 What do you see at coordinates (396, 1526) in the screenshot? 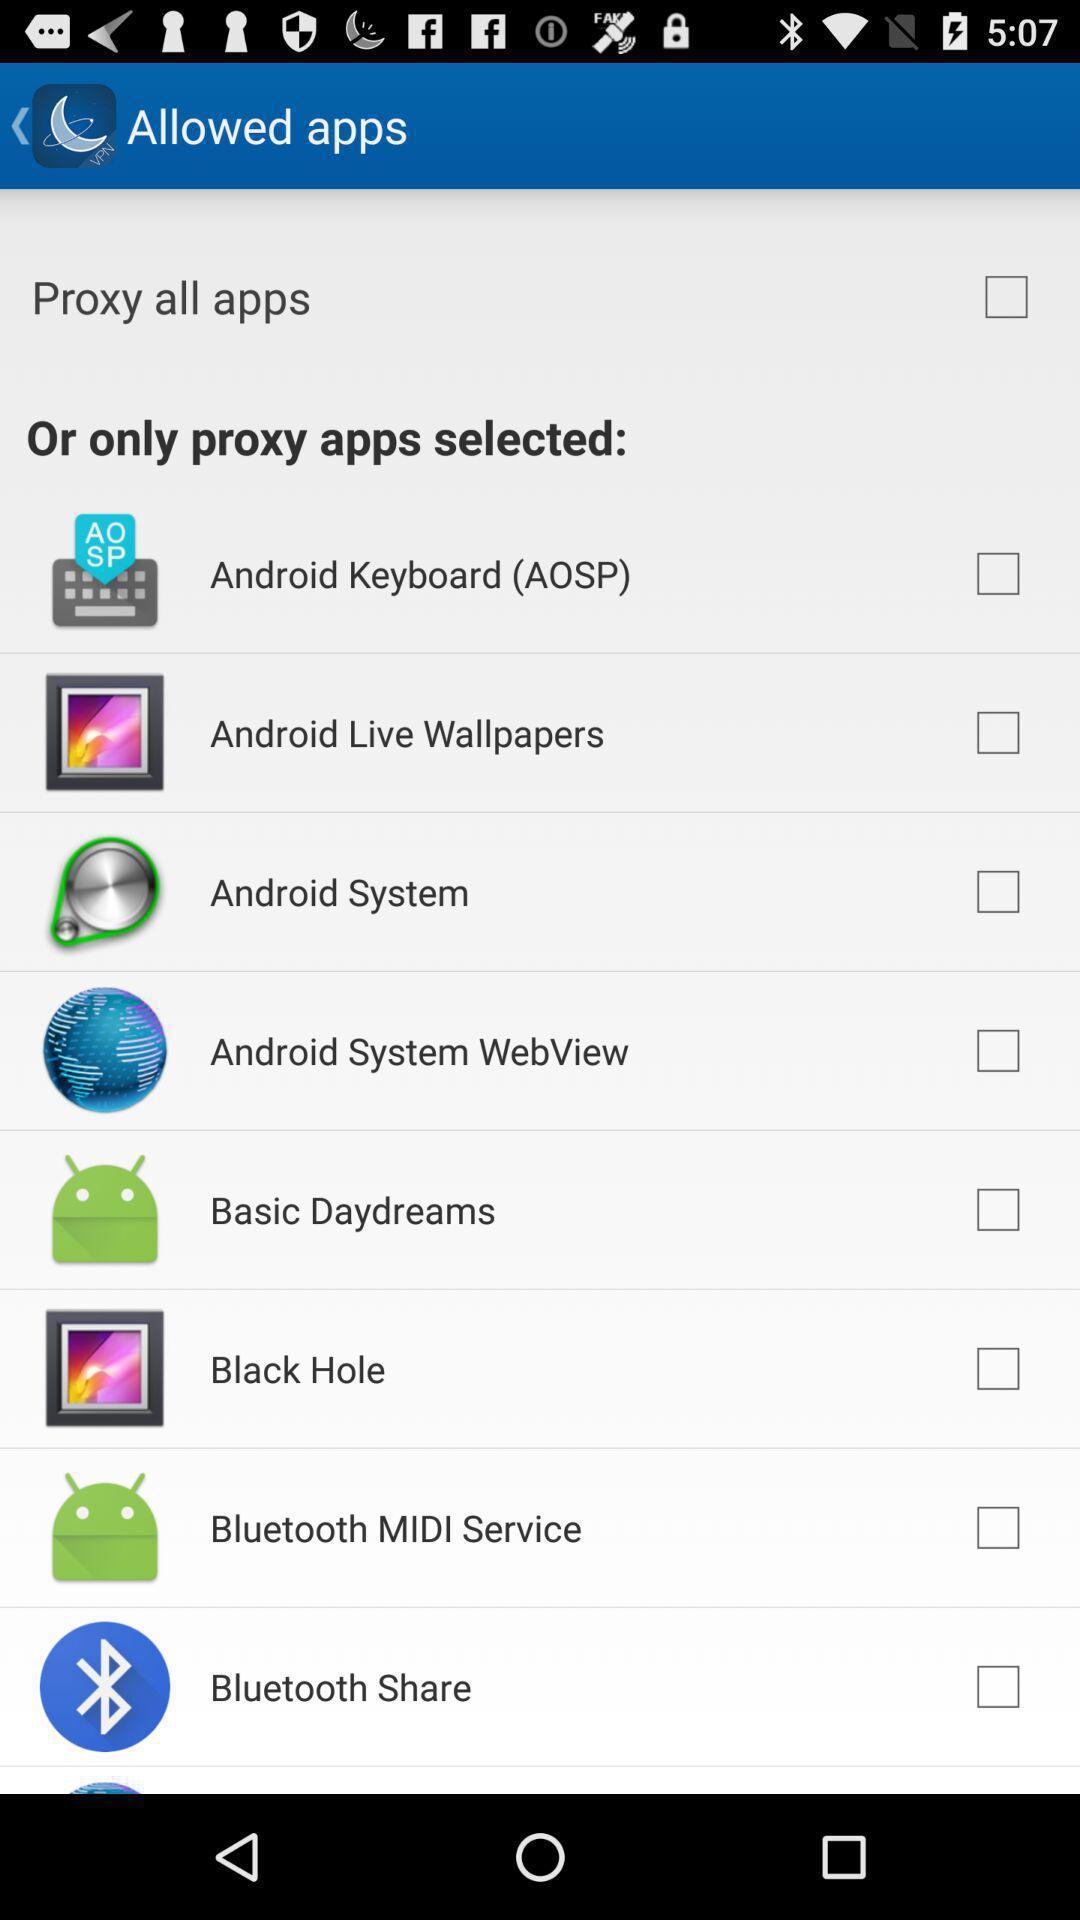
I see `the item below black hole app` at bounding box center [396, 1526].